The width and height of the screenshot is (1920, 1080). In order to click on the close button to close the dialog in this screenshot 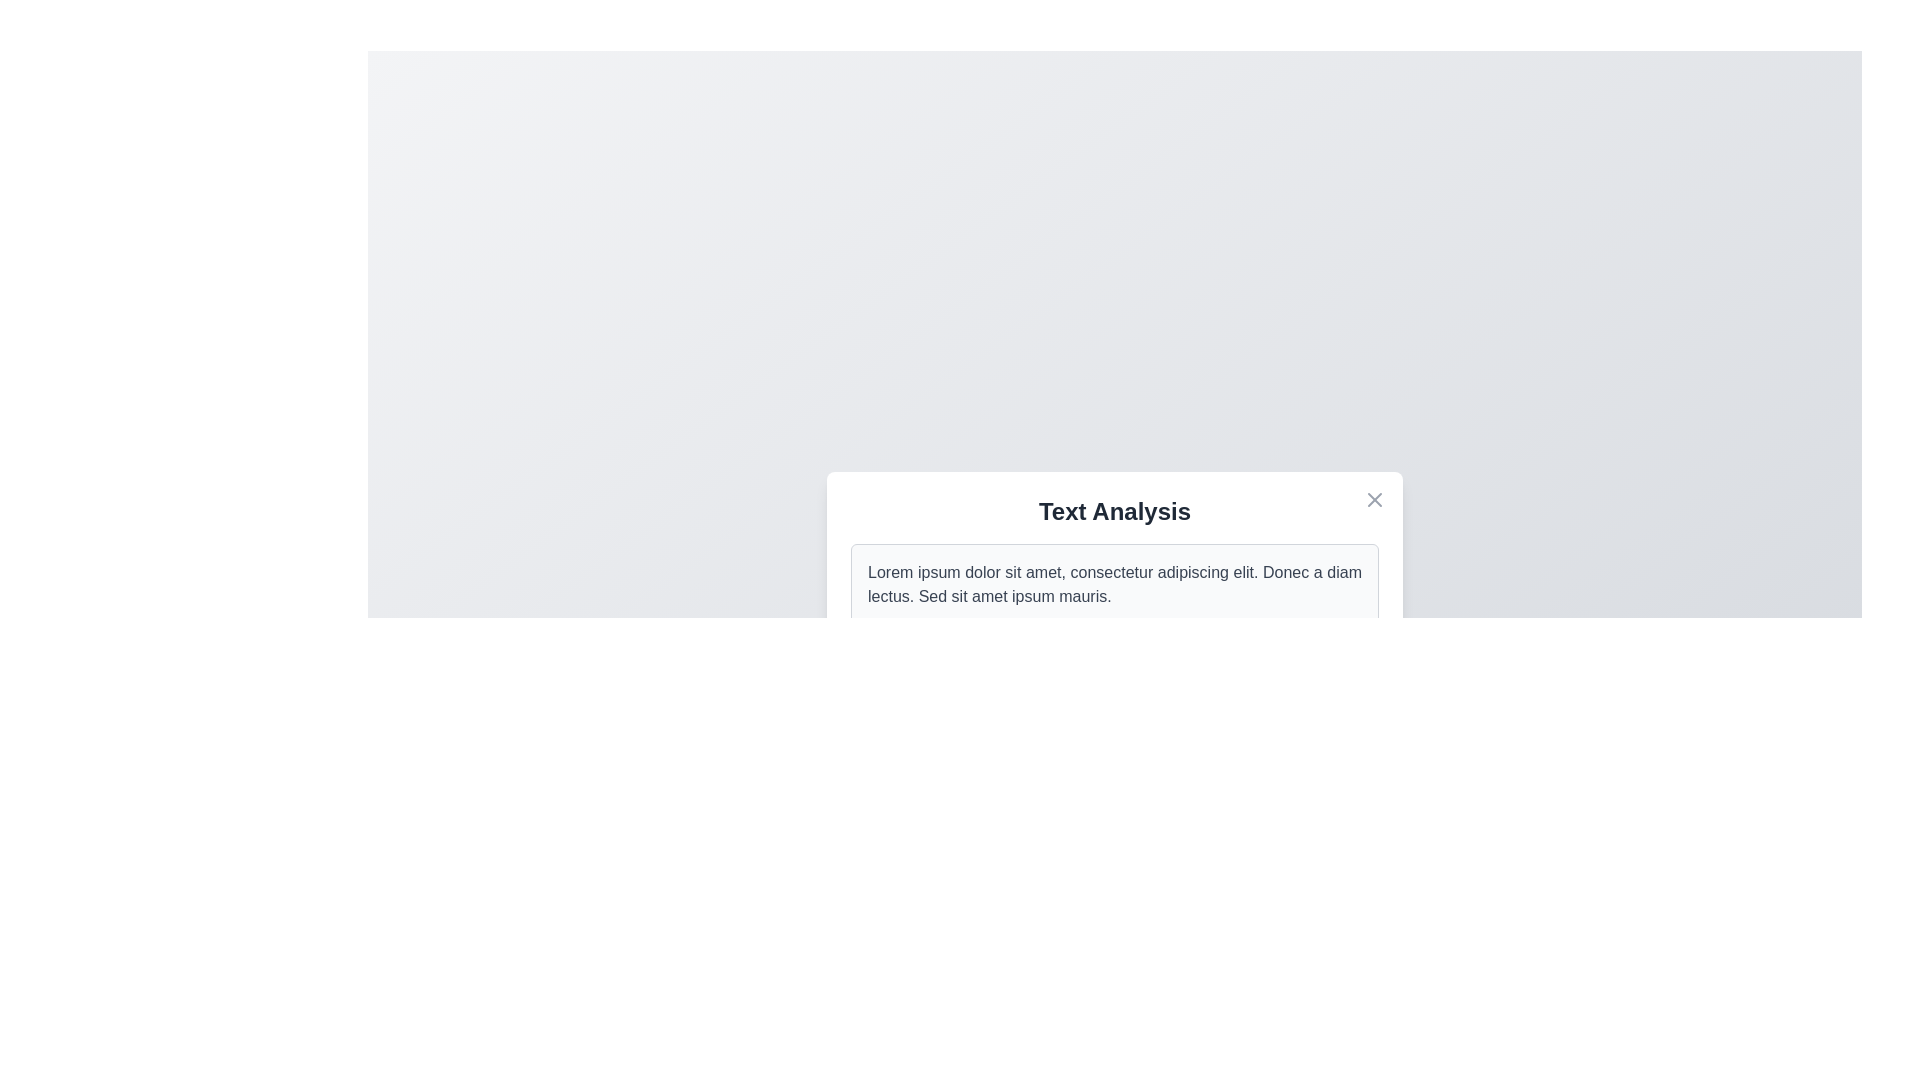, I will do `click(1373, 499)`.